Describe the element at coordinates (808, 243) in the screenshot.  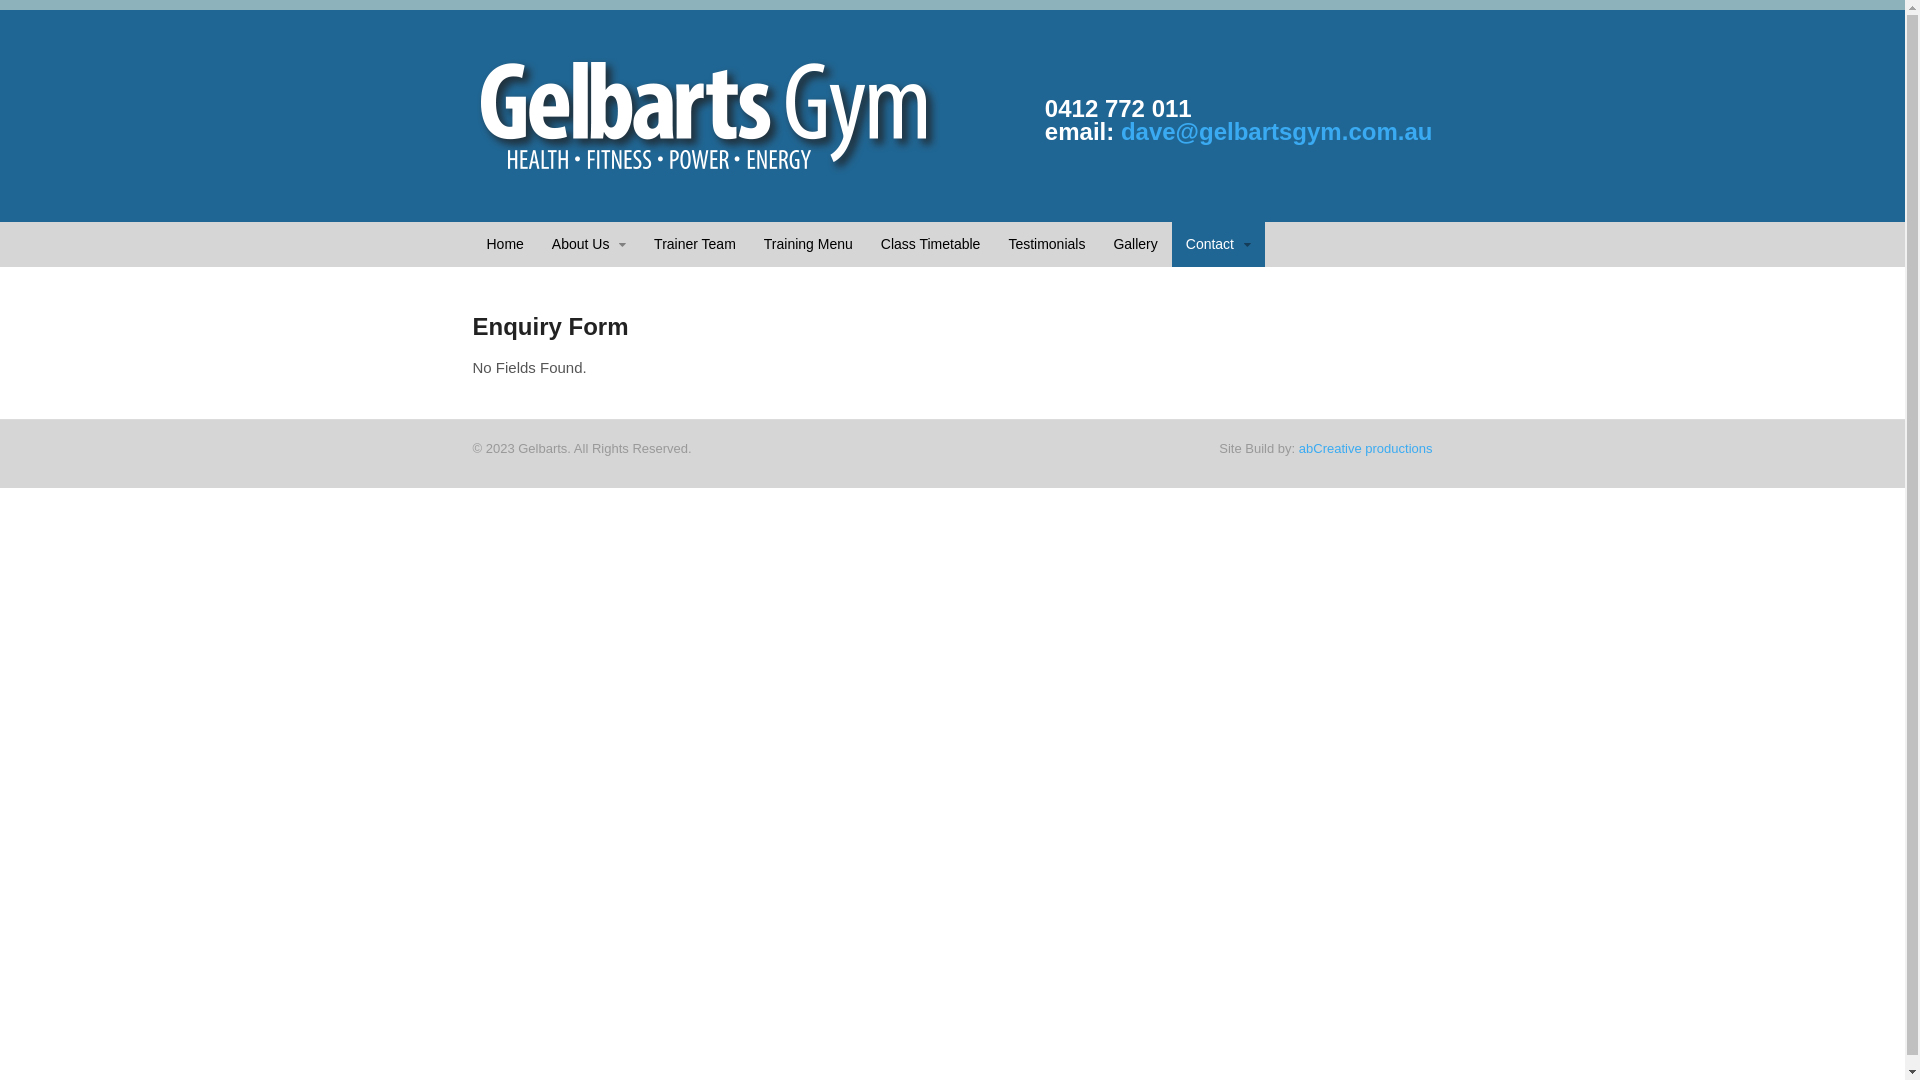
I see `'Training Menu'` at that location.